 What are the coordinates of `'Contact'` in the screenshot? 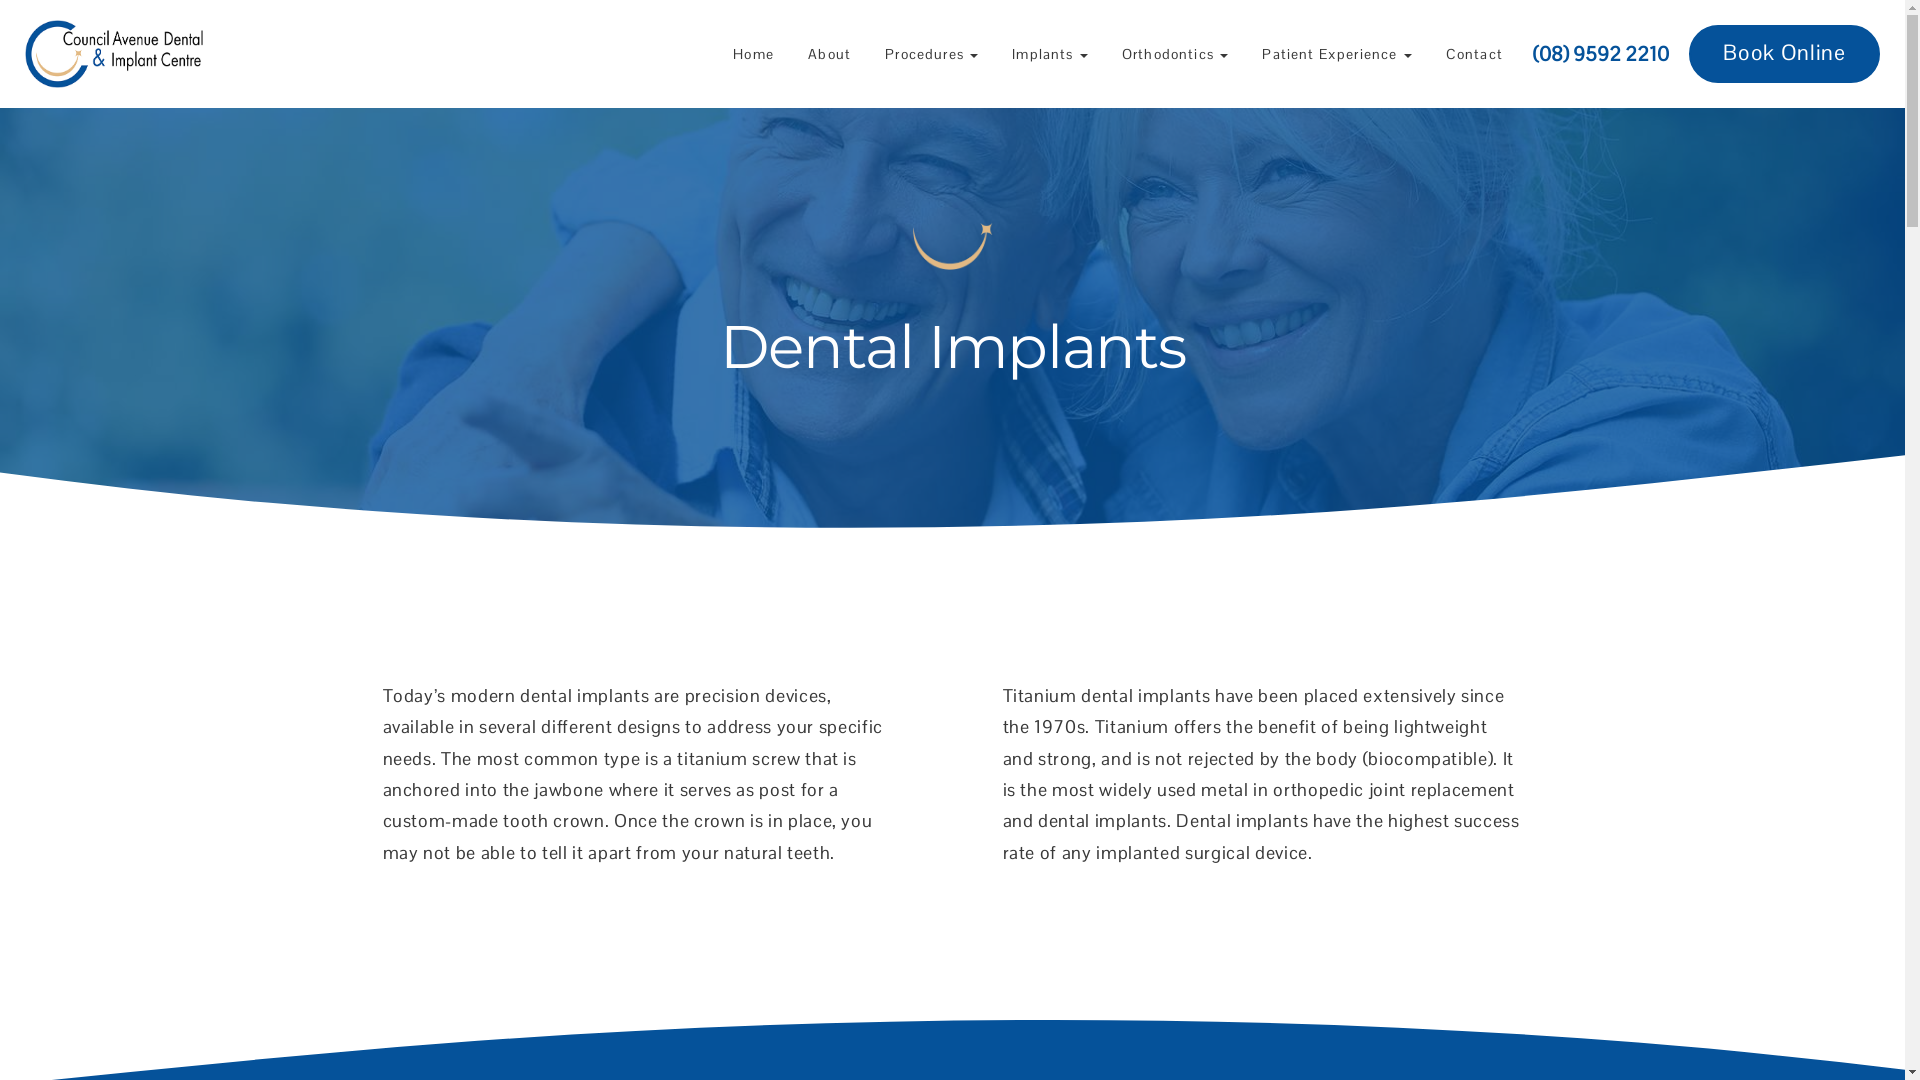 It's located at (1474, 53).